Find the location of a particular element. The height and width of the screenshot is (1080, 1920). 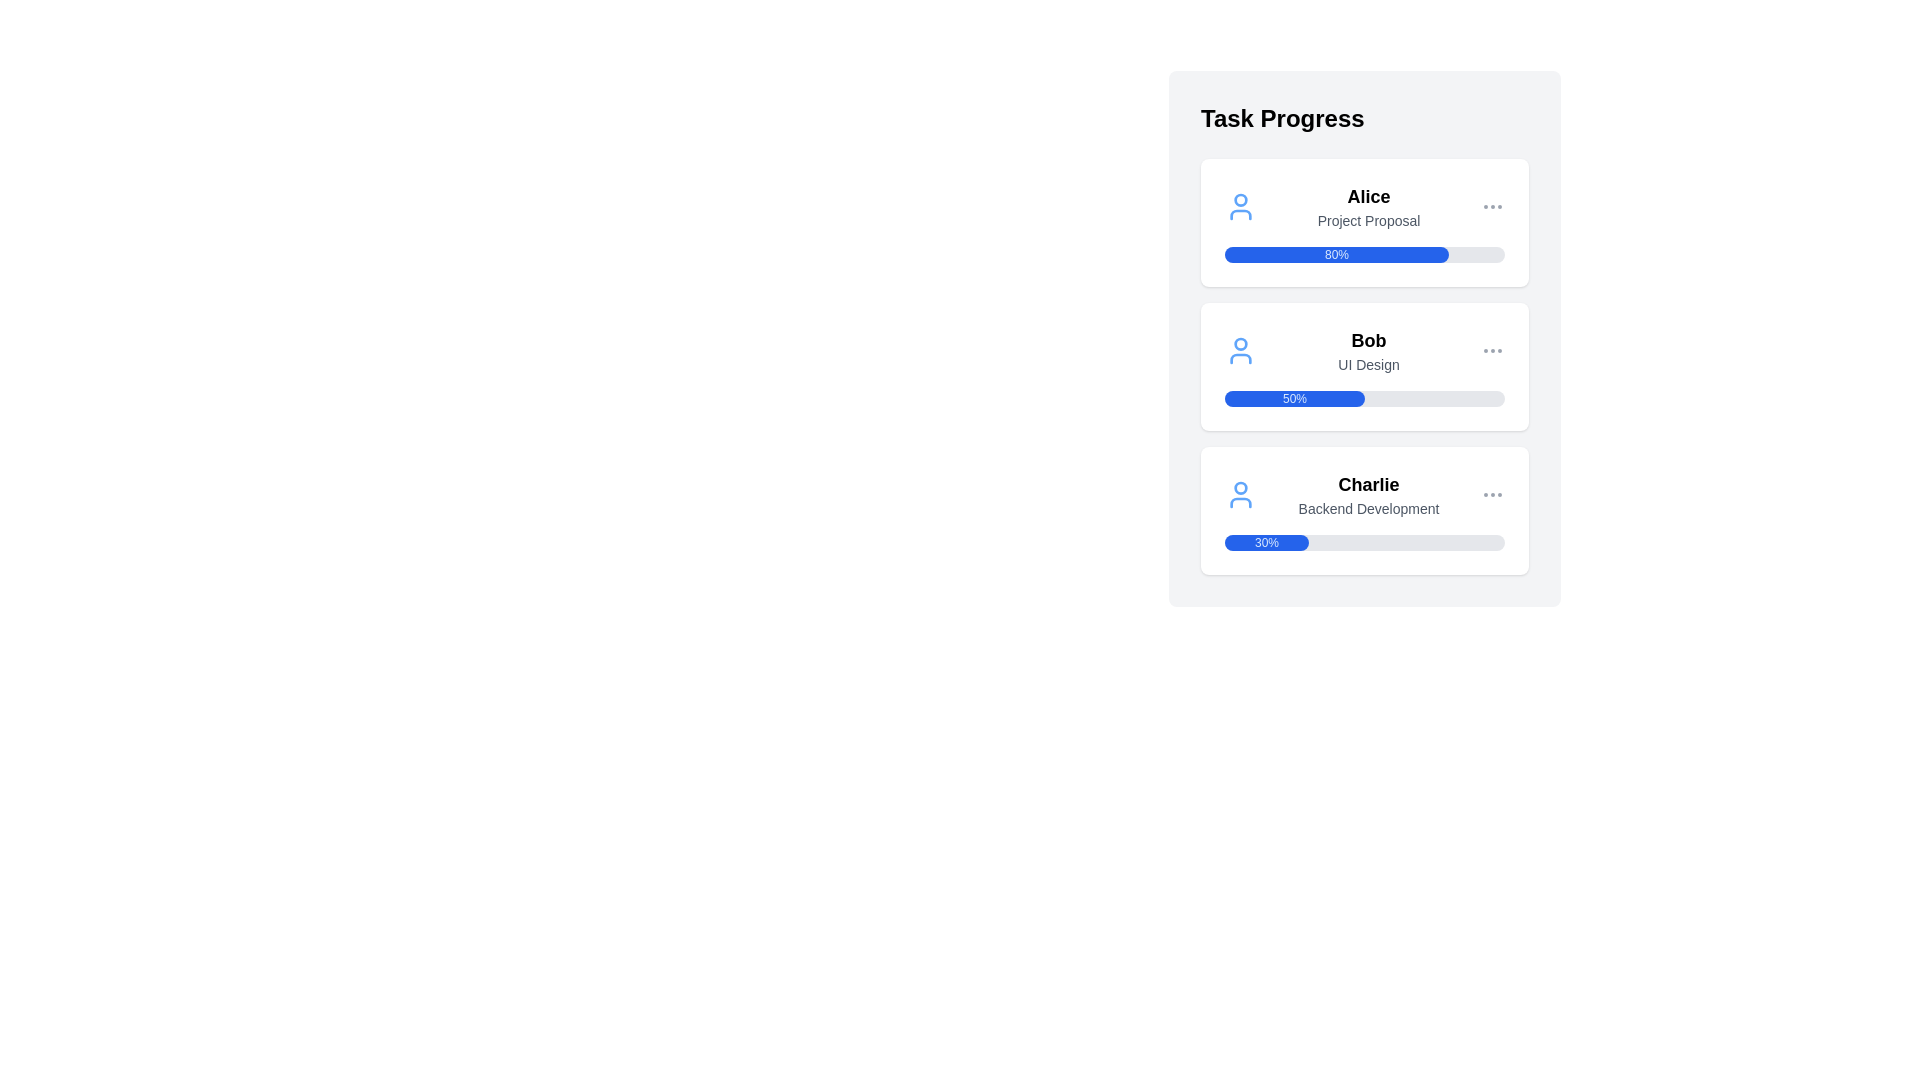

the progress bar representing 80% completion for the task labeled 'Alice - Project Proposal' in the 'Task Progress' section is located at coordinates (1337, 253).